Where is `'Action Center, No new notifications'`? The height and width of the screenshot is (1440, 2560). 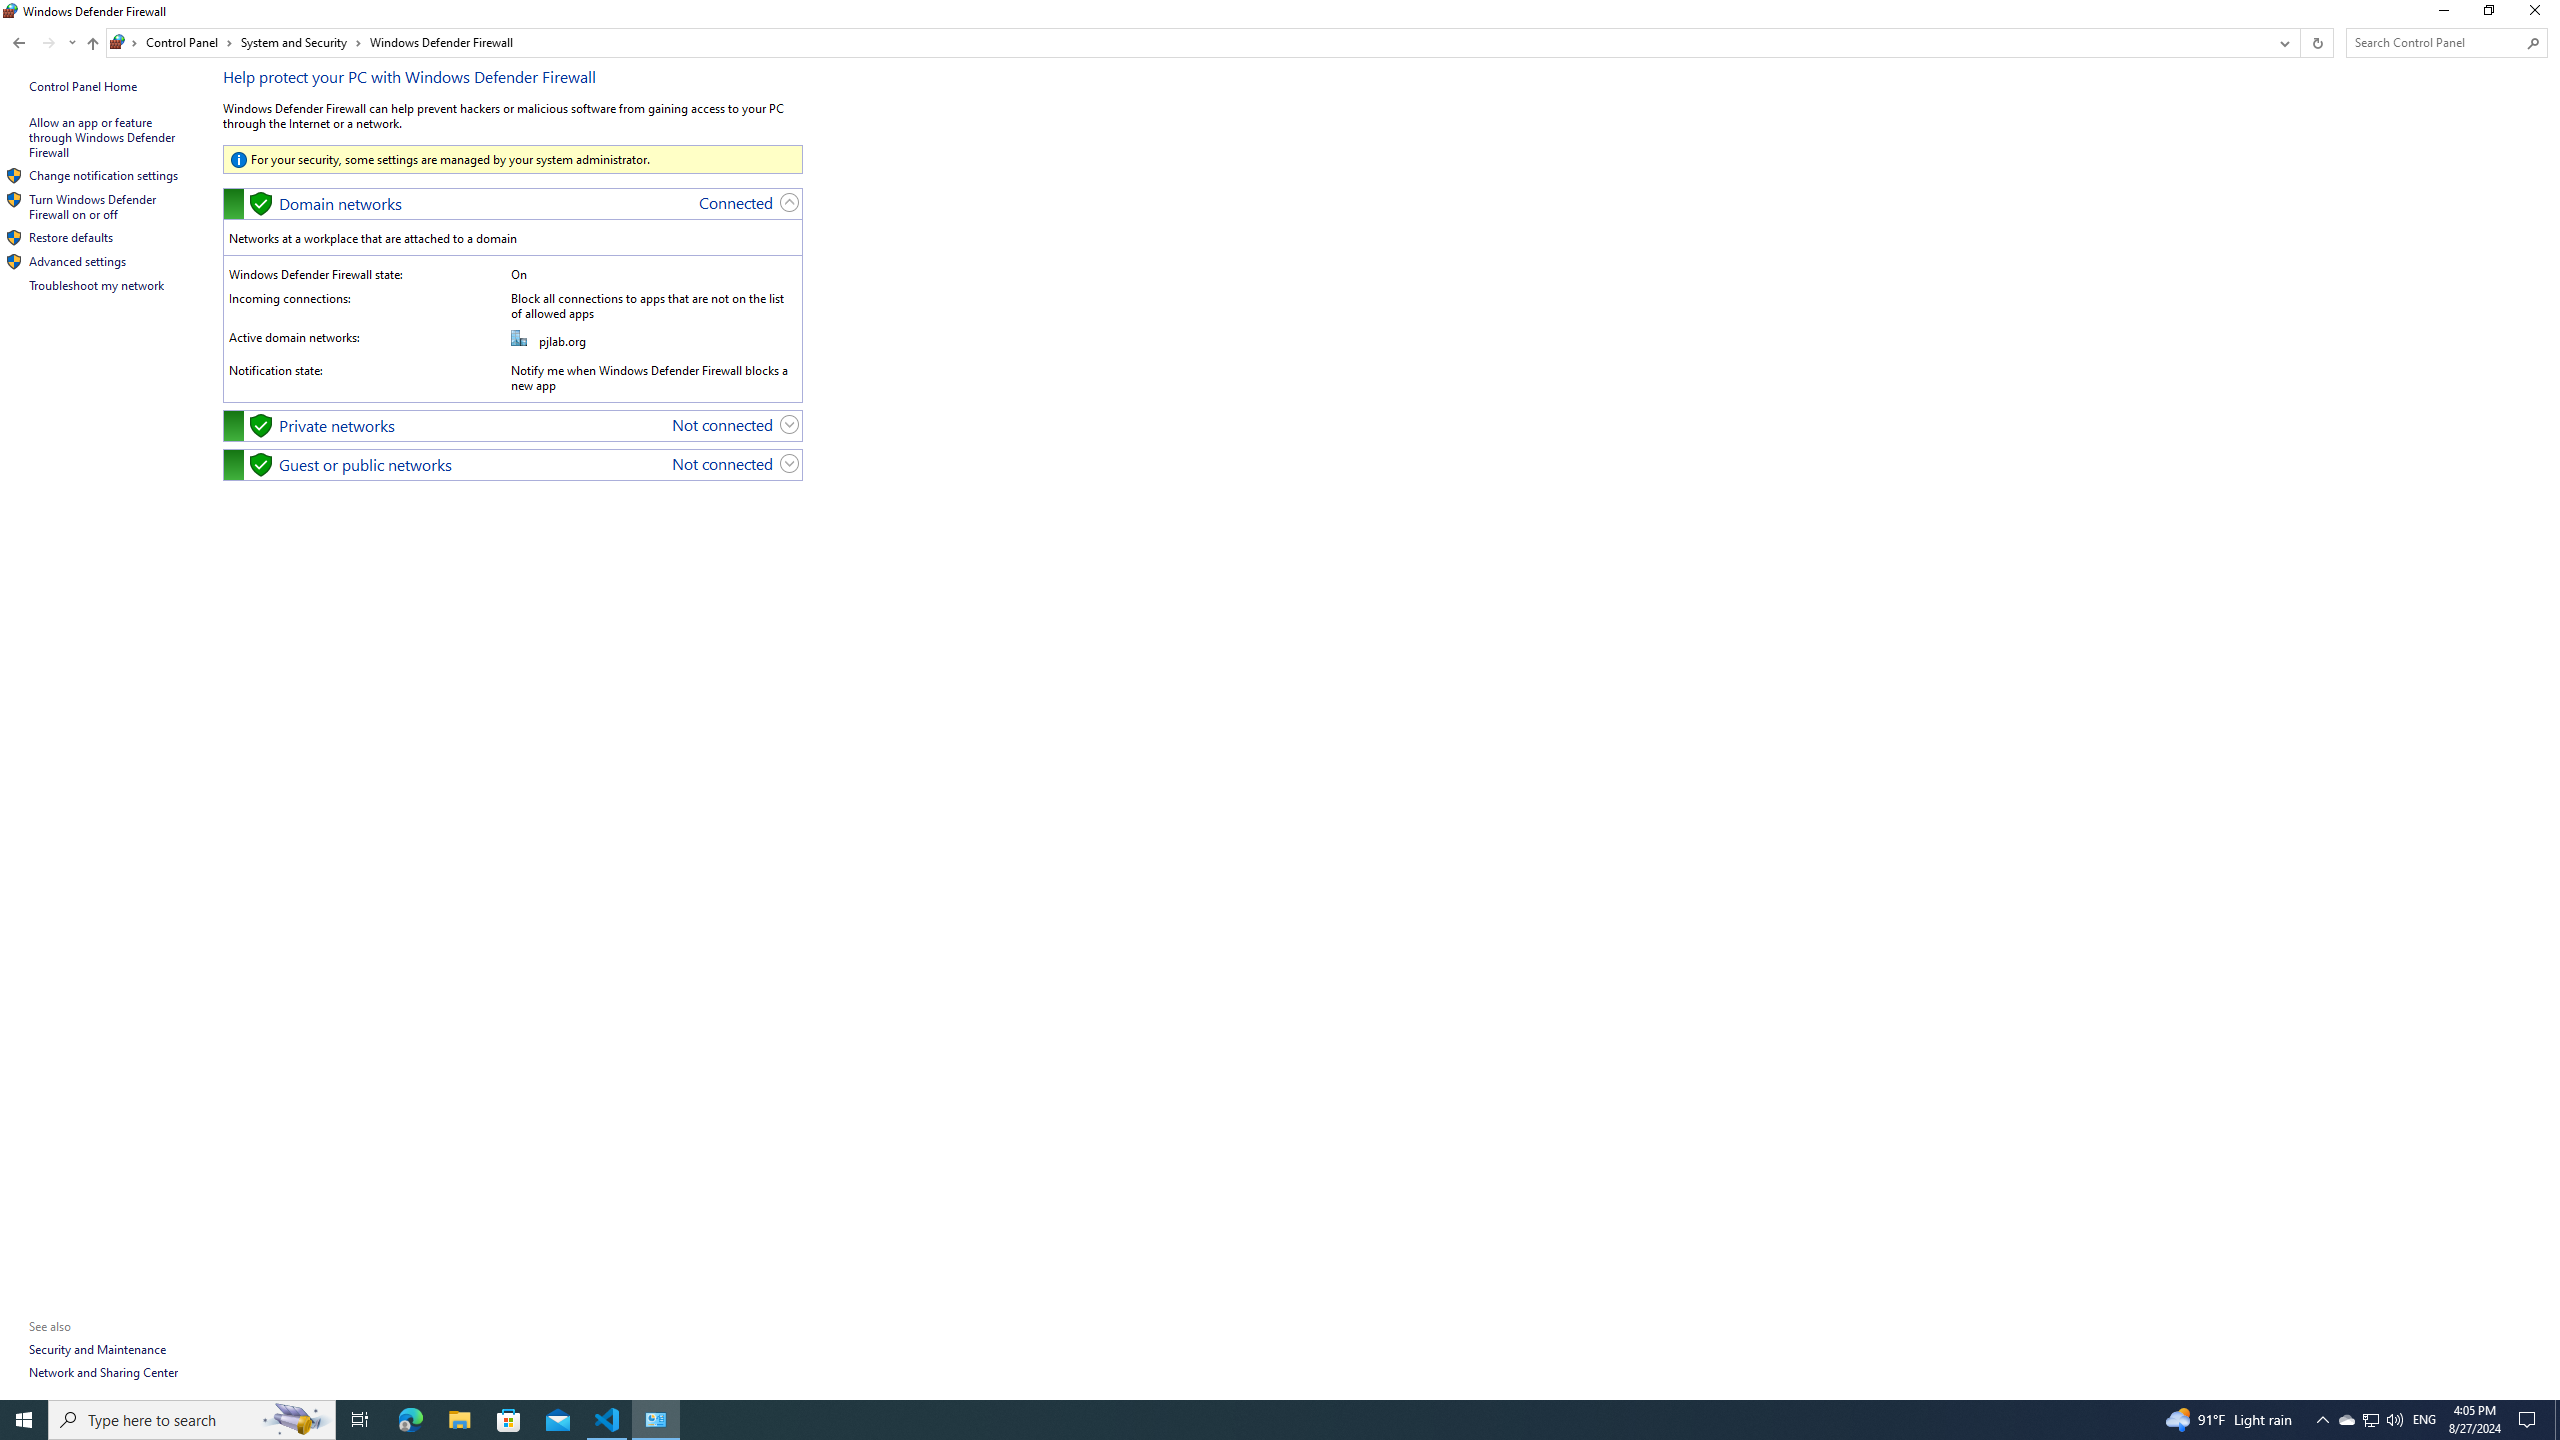 'Action Center, No new notifications' is located at coordinates (2530, 1418).